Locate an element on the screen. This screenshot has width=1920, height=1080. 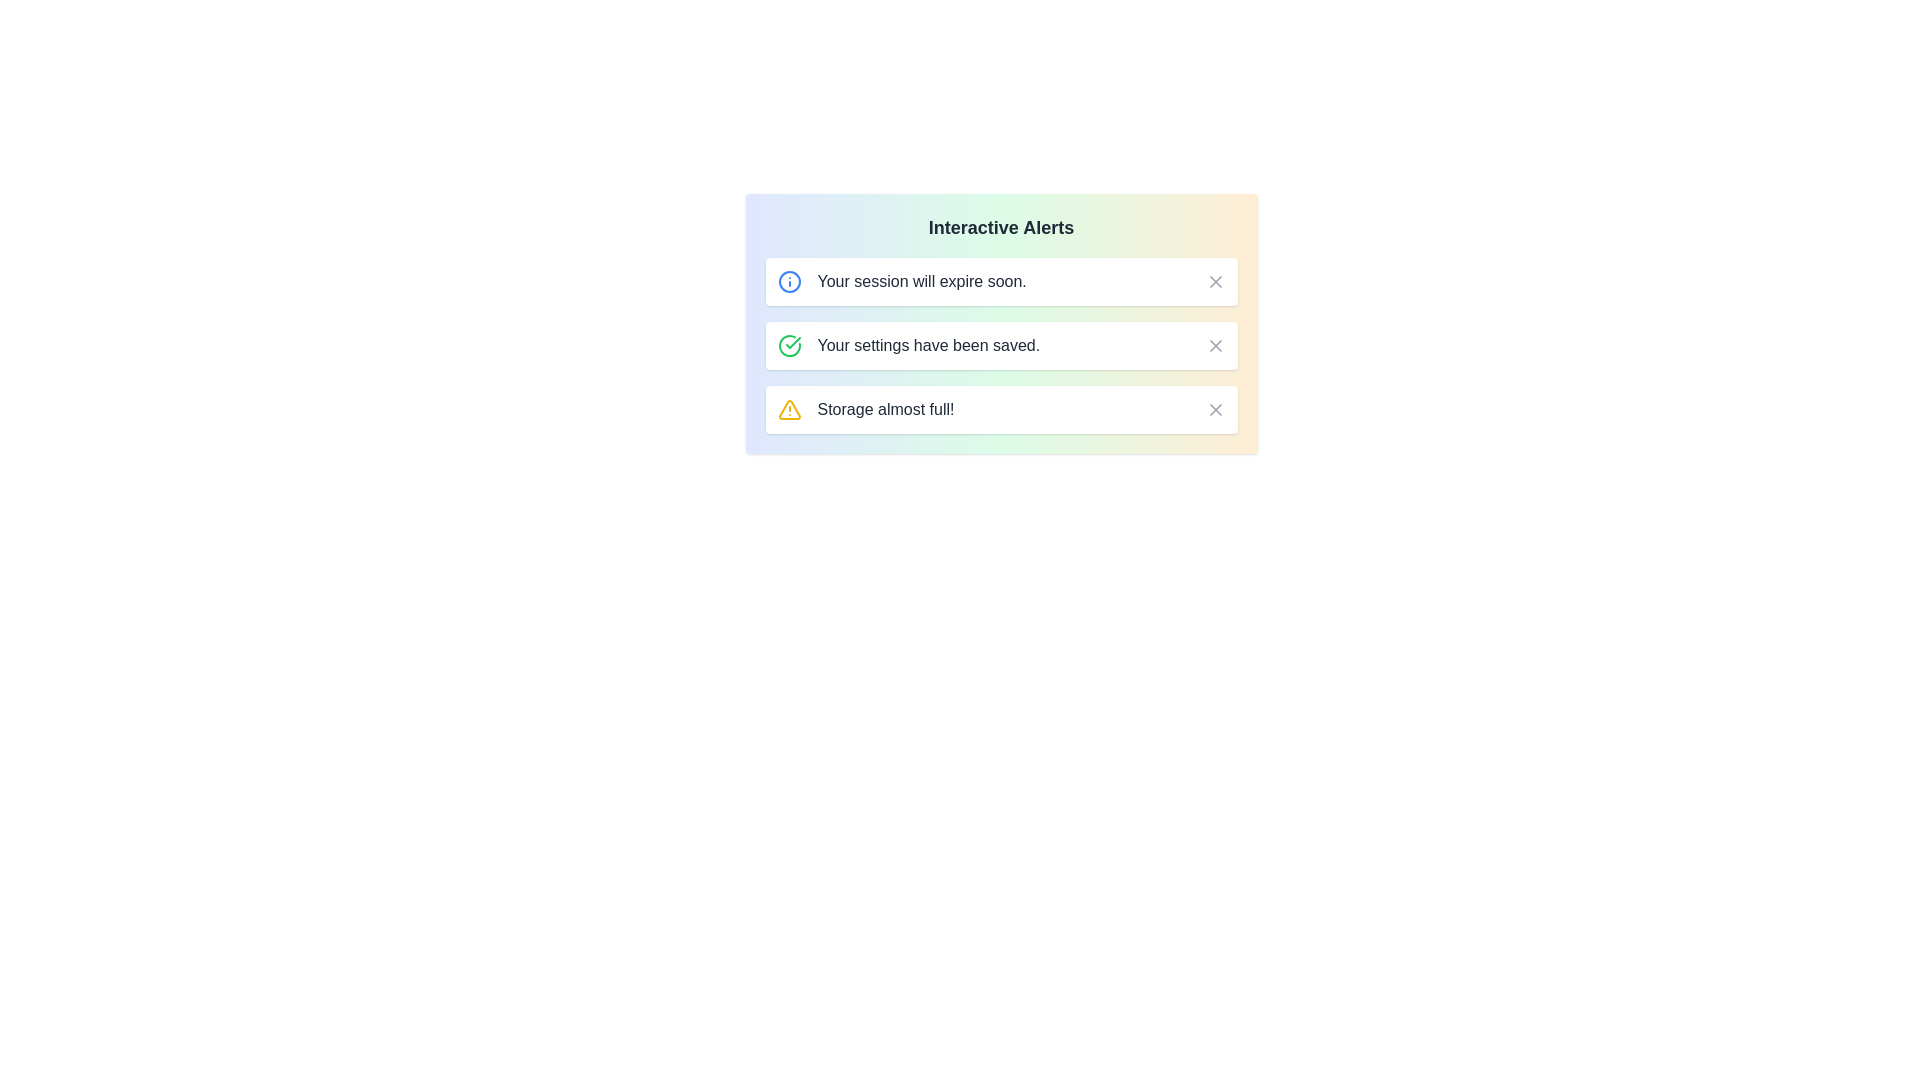
the close button icon ('X') located on the far right of the alert box labeled 'Your session will expire soon.' to observe the hover effects is located at coordinates (1214, 281).